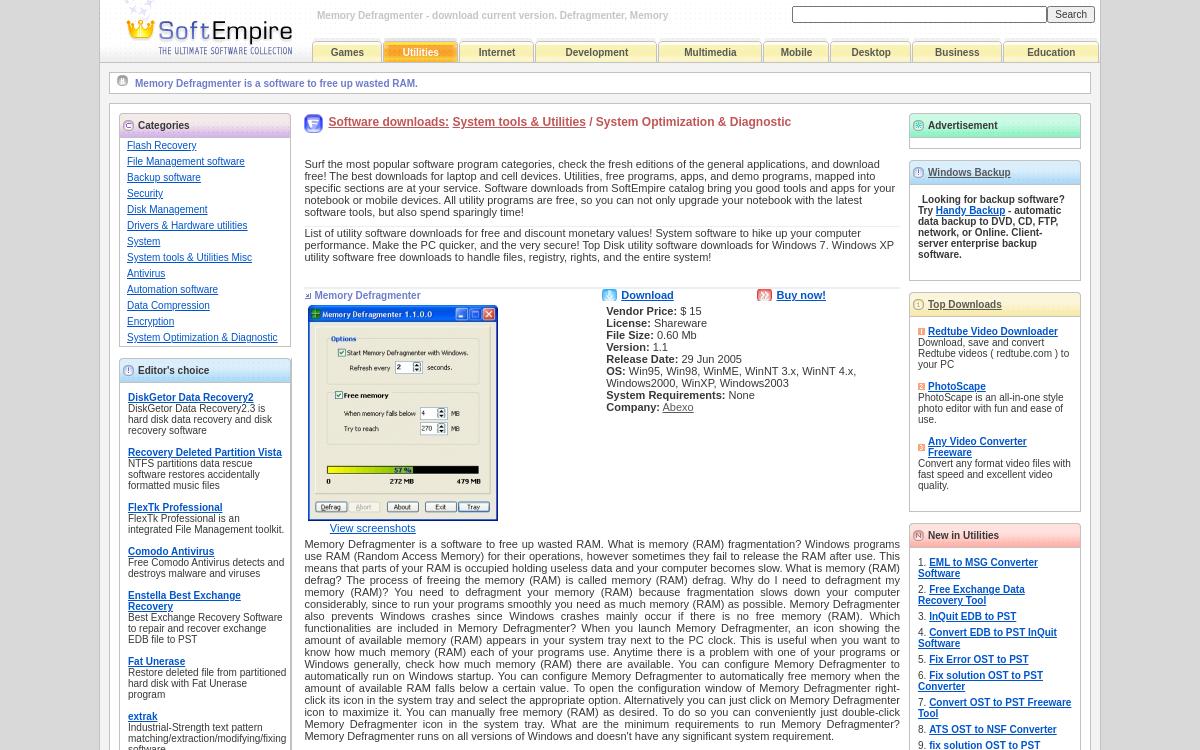 This screenshot has height=750, width=1200. Describe the element at coordinates (927, 304) in the screenshot. I see `'Top Downloads'` at that location.